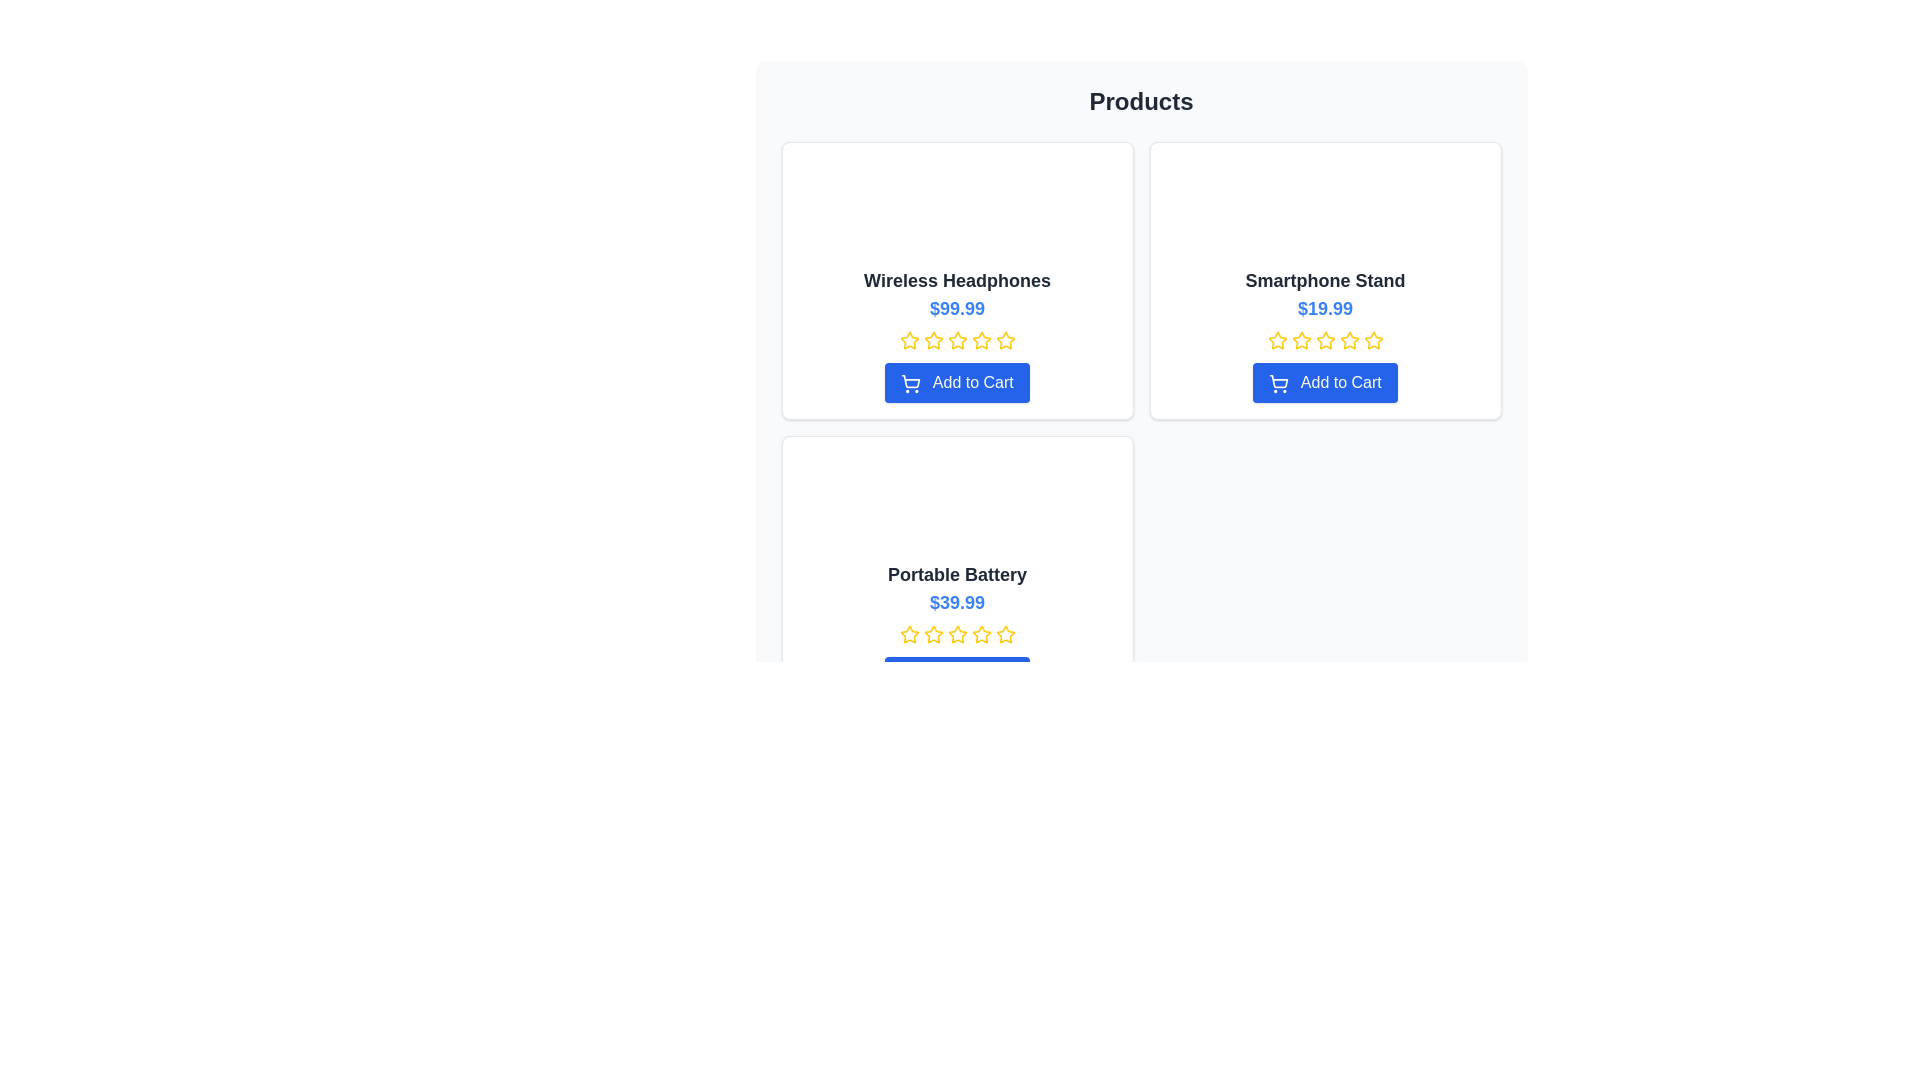 This screenshot has height=1080, width=1920. I want to click on the first star icon in the row of five stars under the 'Smartphone Stand' product card, so click(1275, 338).